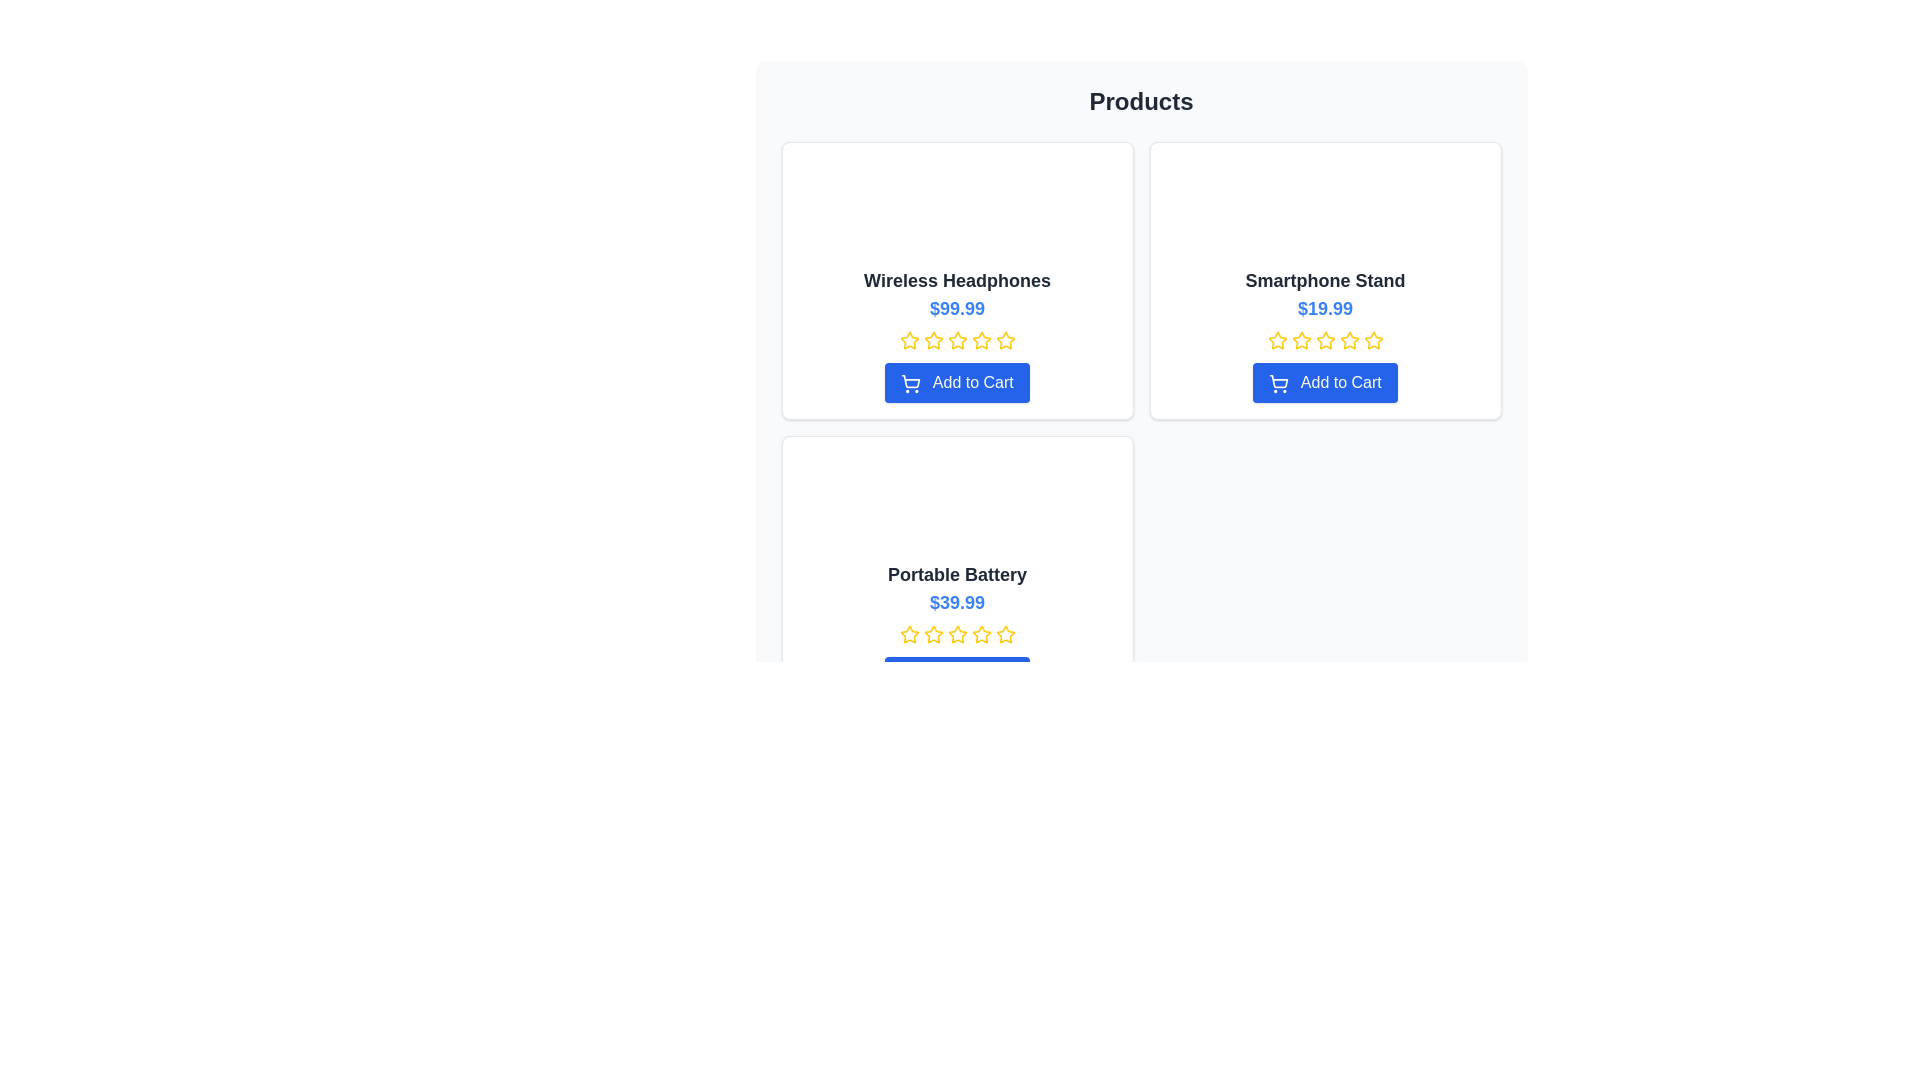 This screenshot has height=1080, width=1920. I want to click on the first star icon in the row of five stars under the 'Smartphone Stand' product card, so click(1275, 338).